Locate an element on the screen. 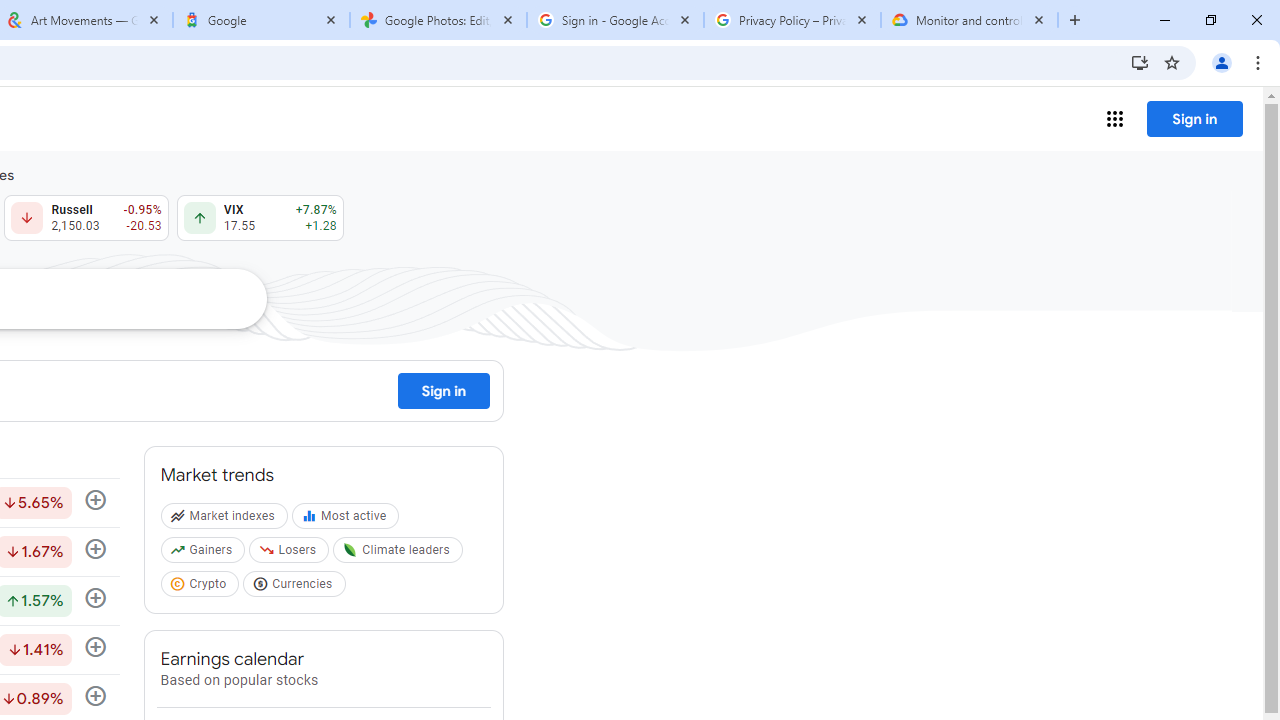 The height and width of the screenshot is (720, 1280). 'GLeaf logo Climate leaders' is located at coordinates (400, 554).